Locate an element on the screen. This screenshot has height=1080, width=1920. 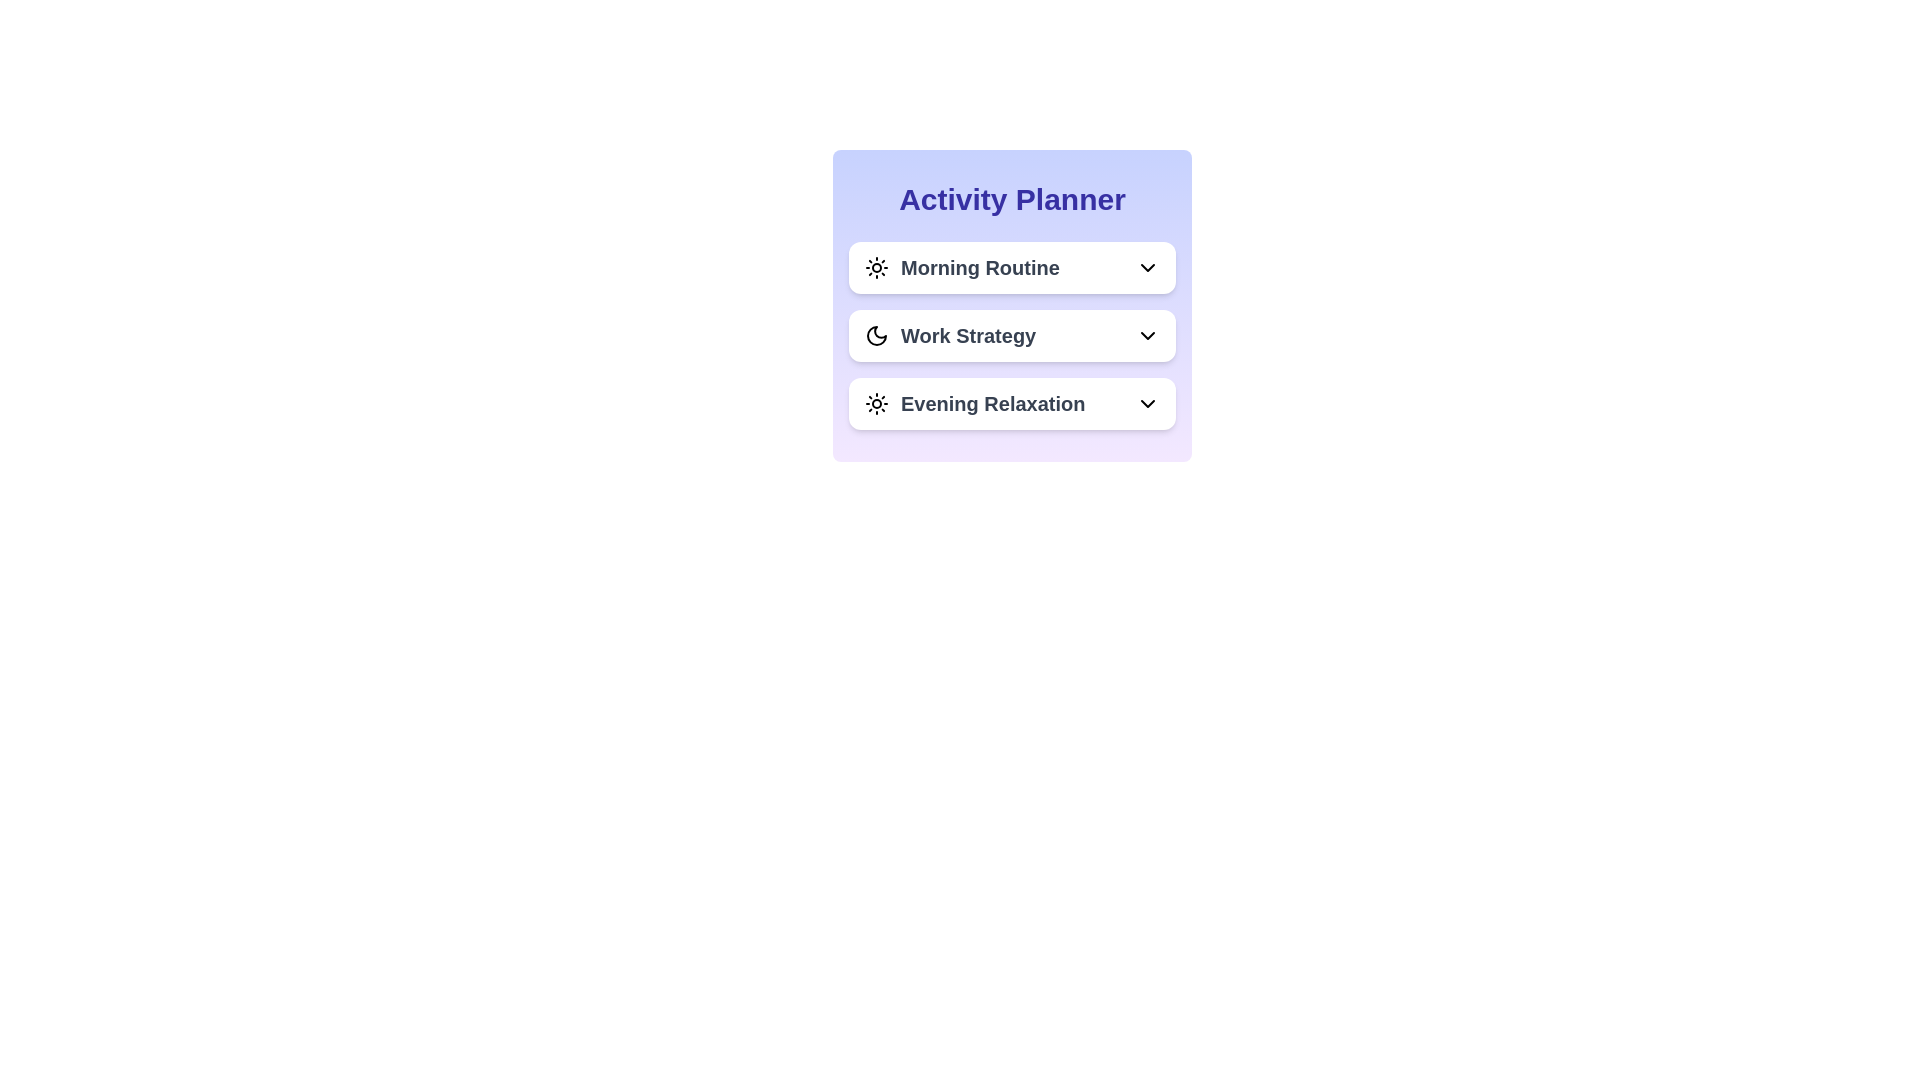
the activity icon for Morning Routine is located at coordinates (877, 266).